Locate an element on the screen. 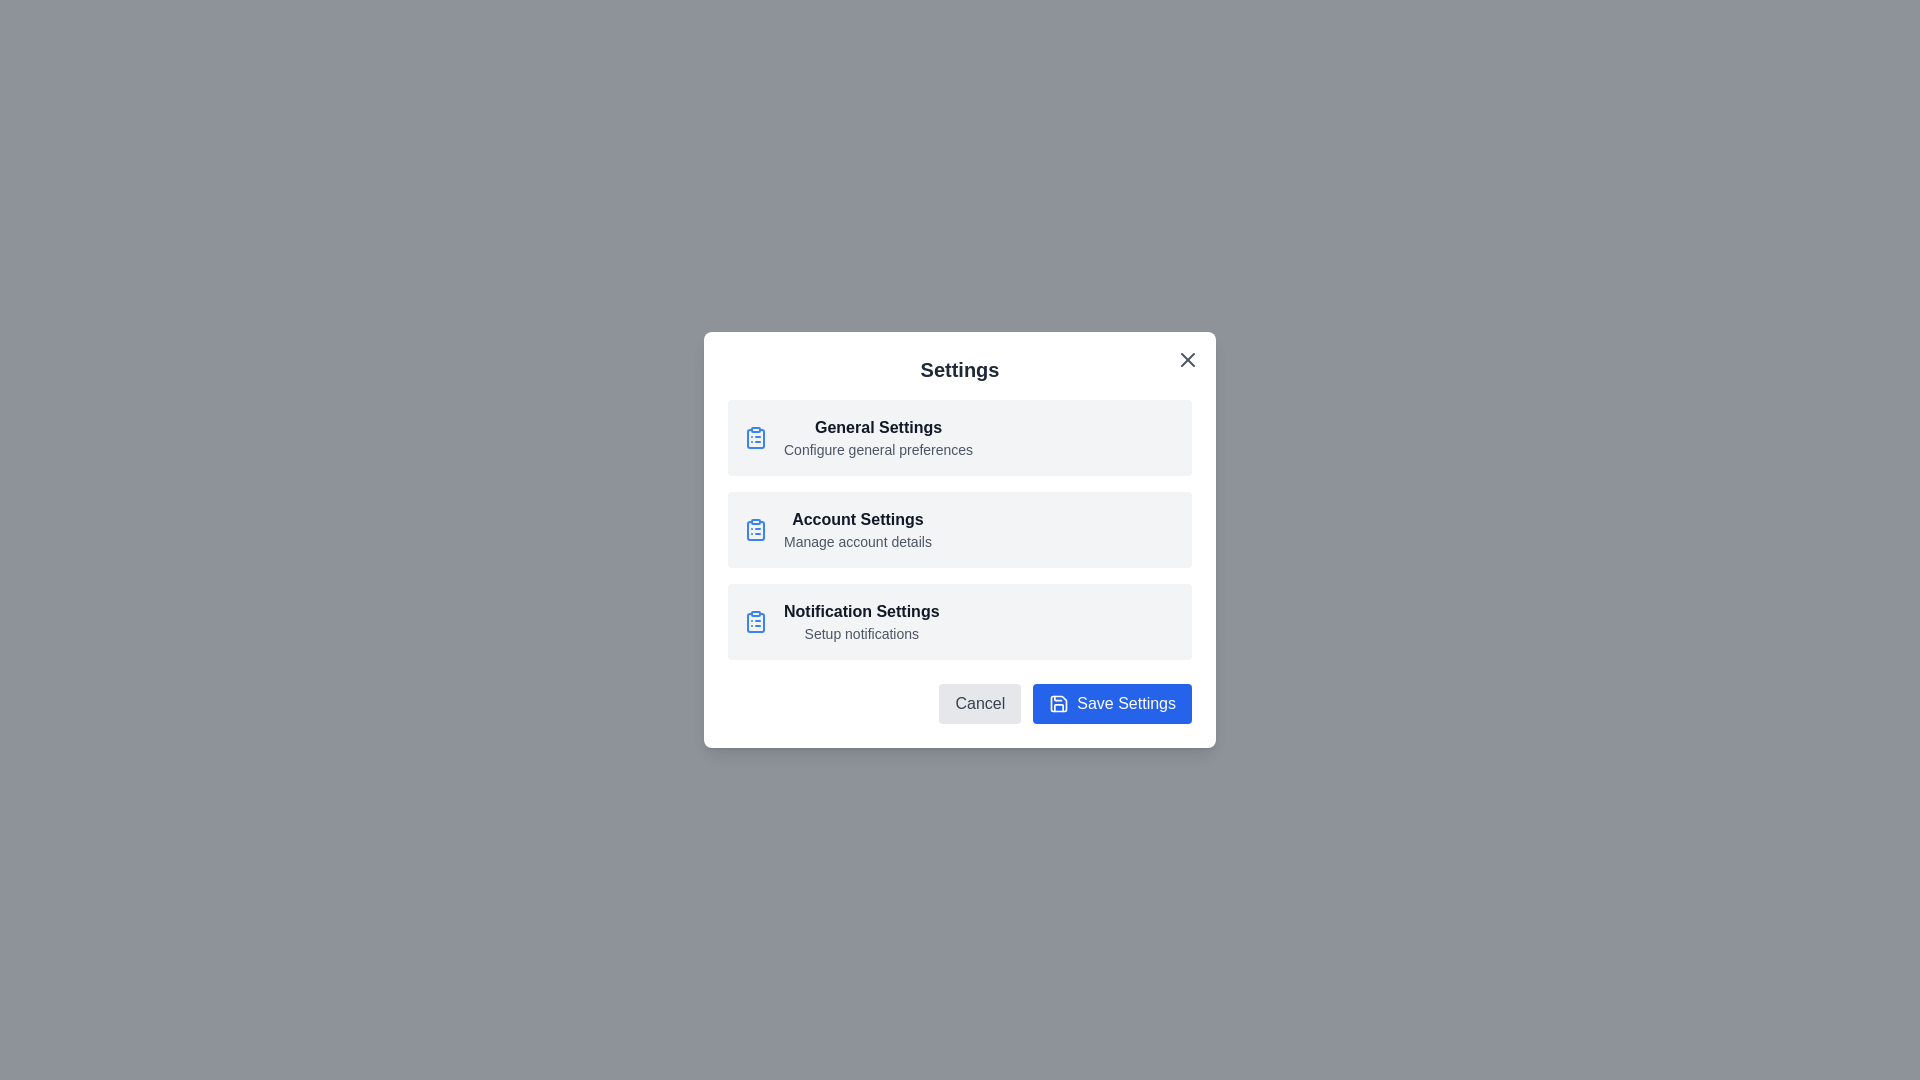 This screenshot has width=1920, height=1080. the text block labeled 'Account Settings' which contains a bold header and a lighter subtext is located at coordinates (857, 528).